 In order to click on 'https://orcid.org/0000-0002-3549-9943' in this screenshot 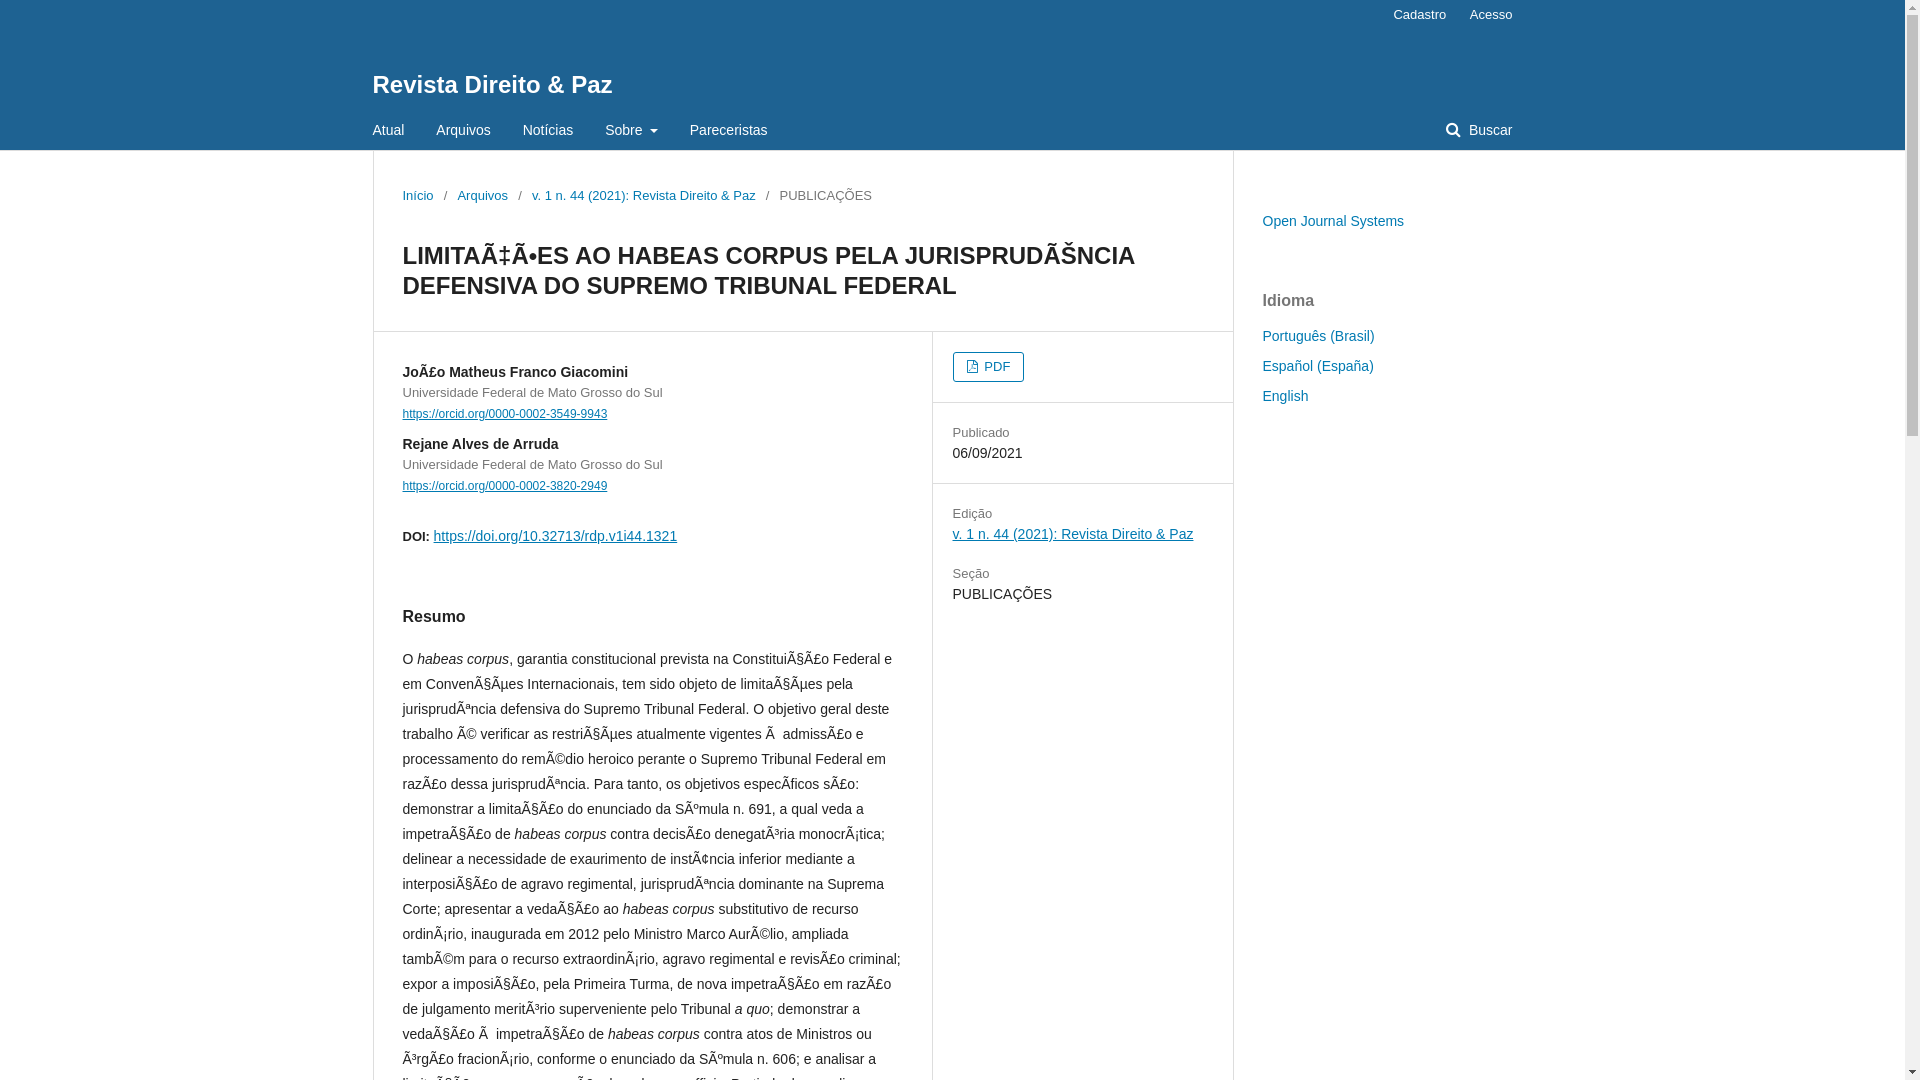, I will do `click(504, 412)`.